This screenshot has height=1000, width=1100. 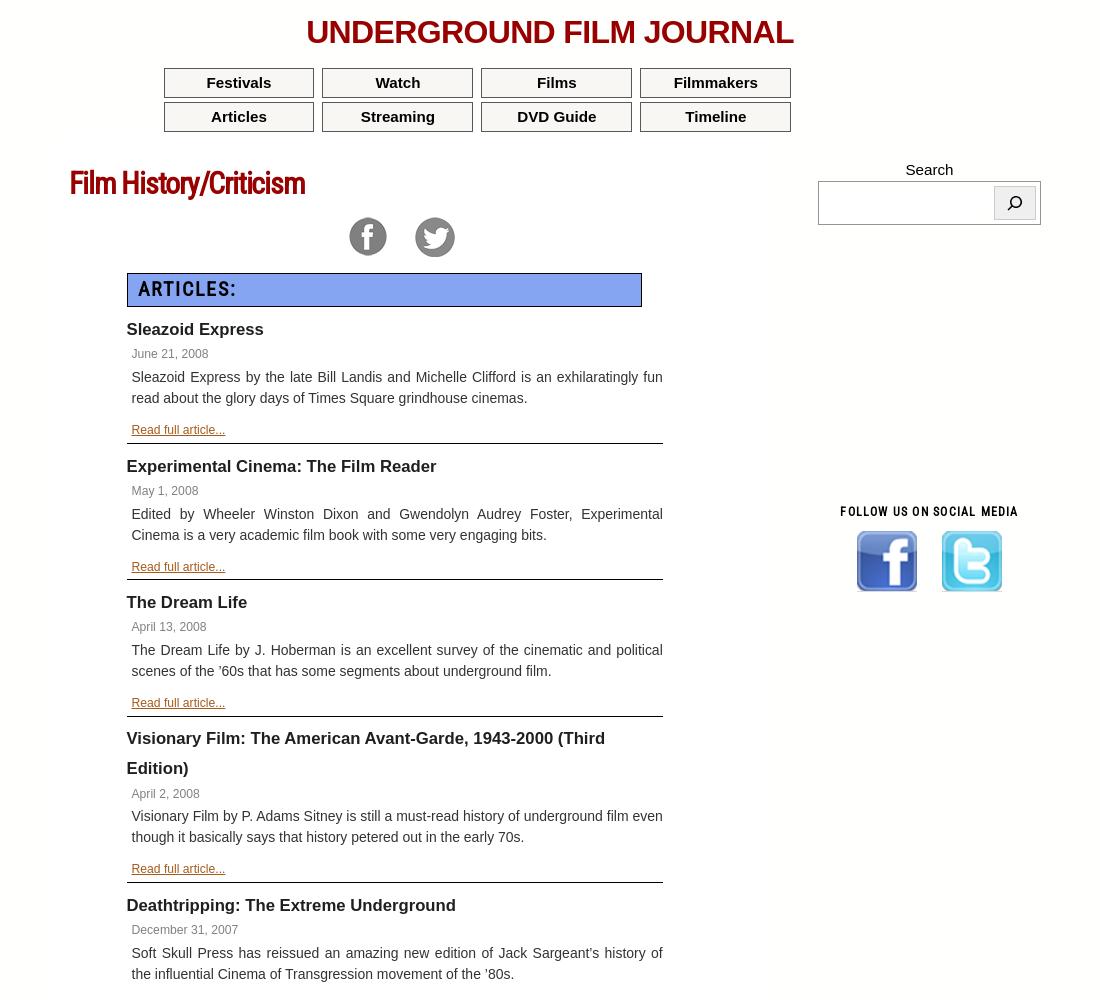 I want to click on 'December 31, 2007', so click(x=183, y=929).